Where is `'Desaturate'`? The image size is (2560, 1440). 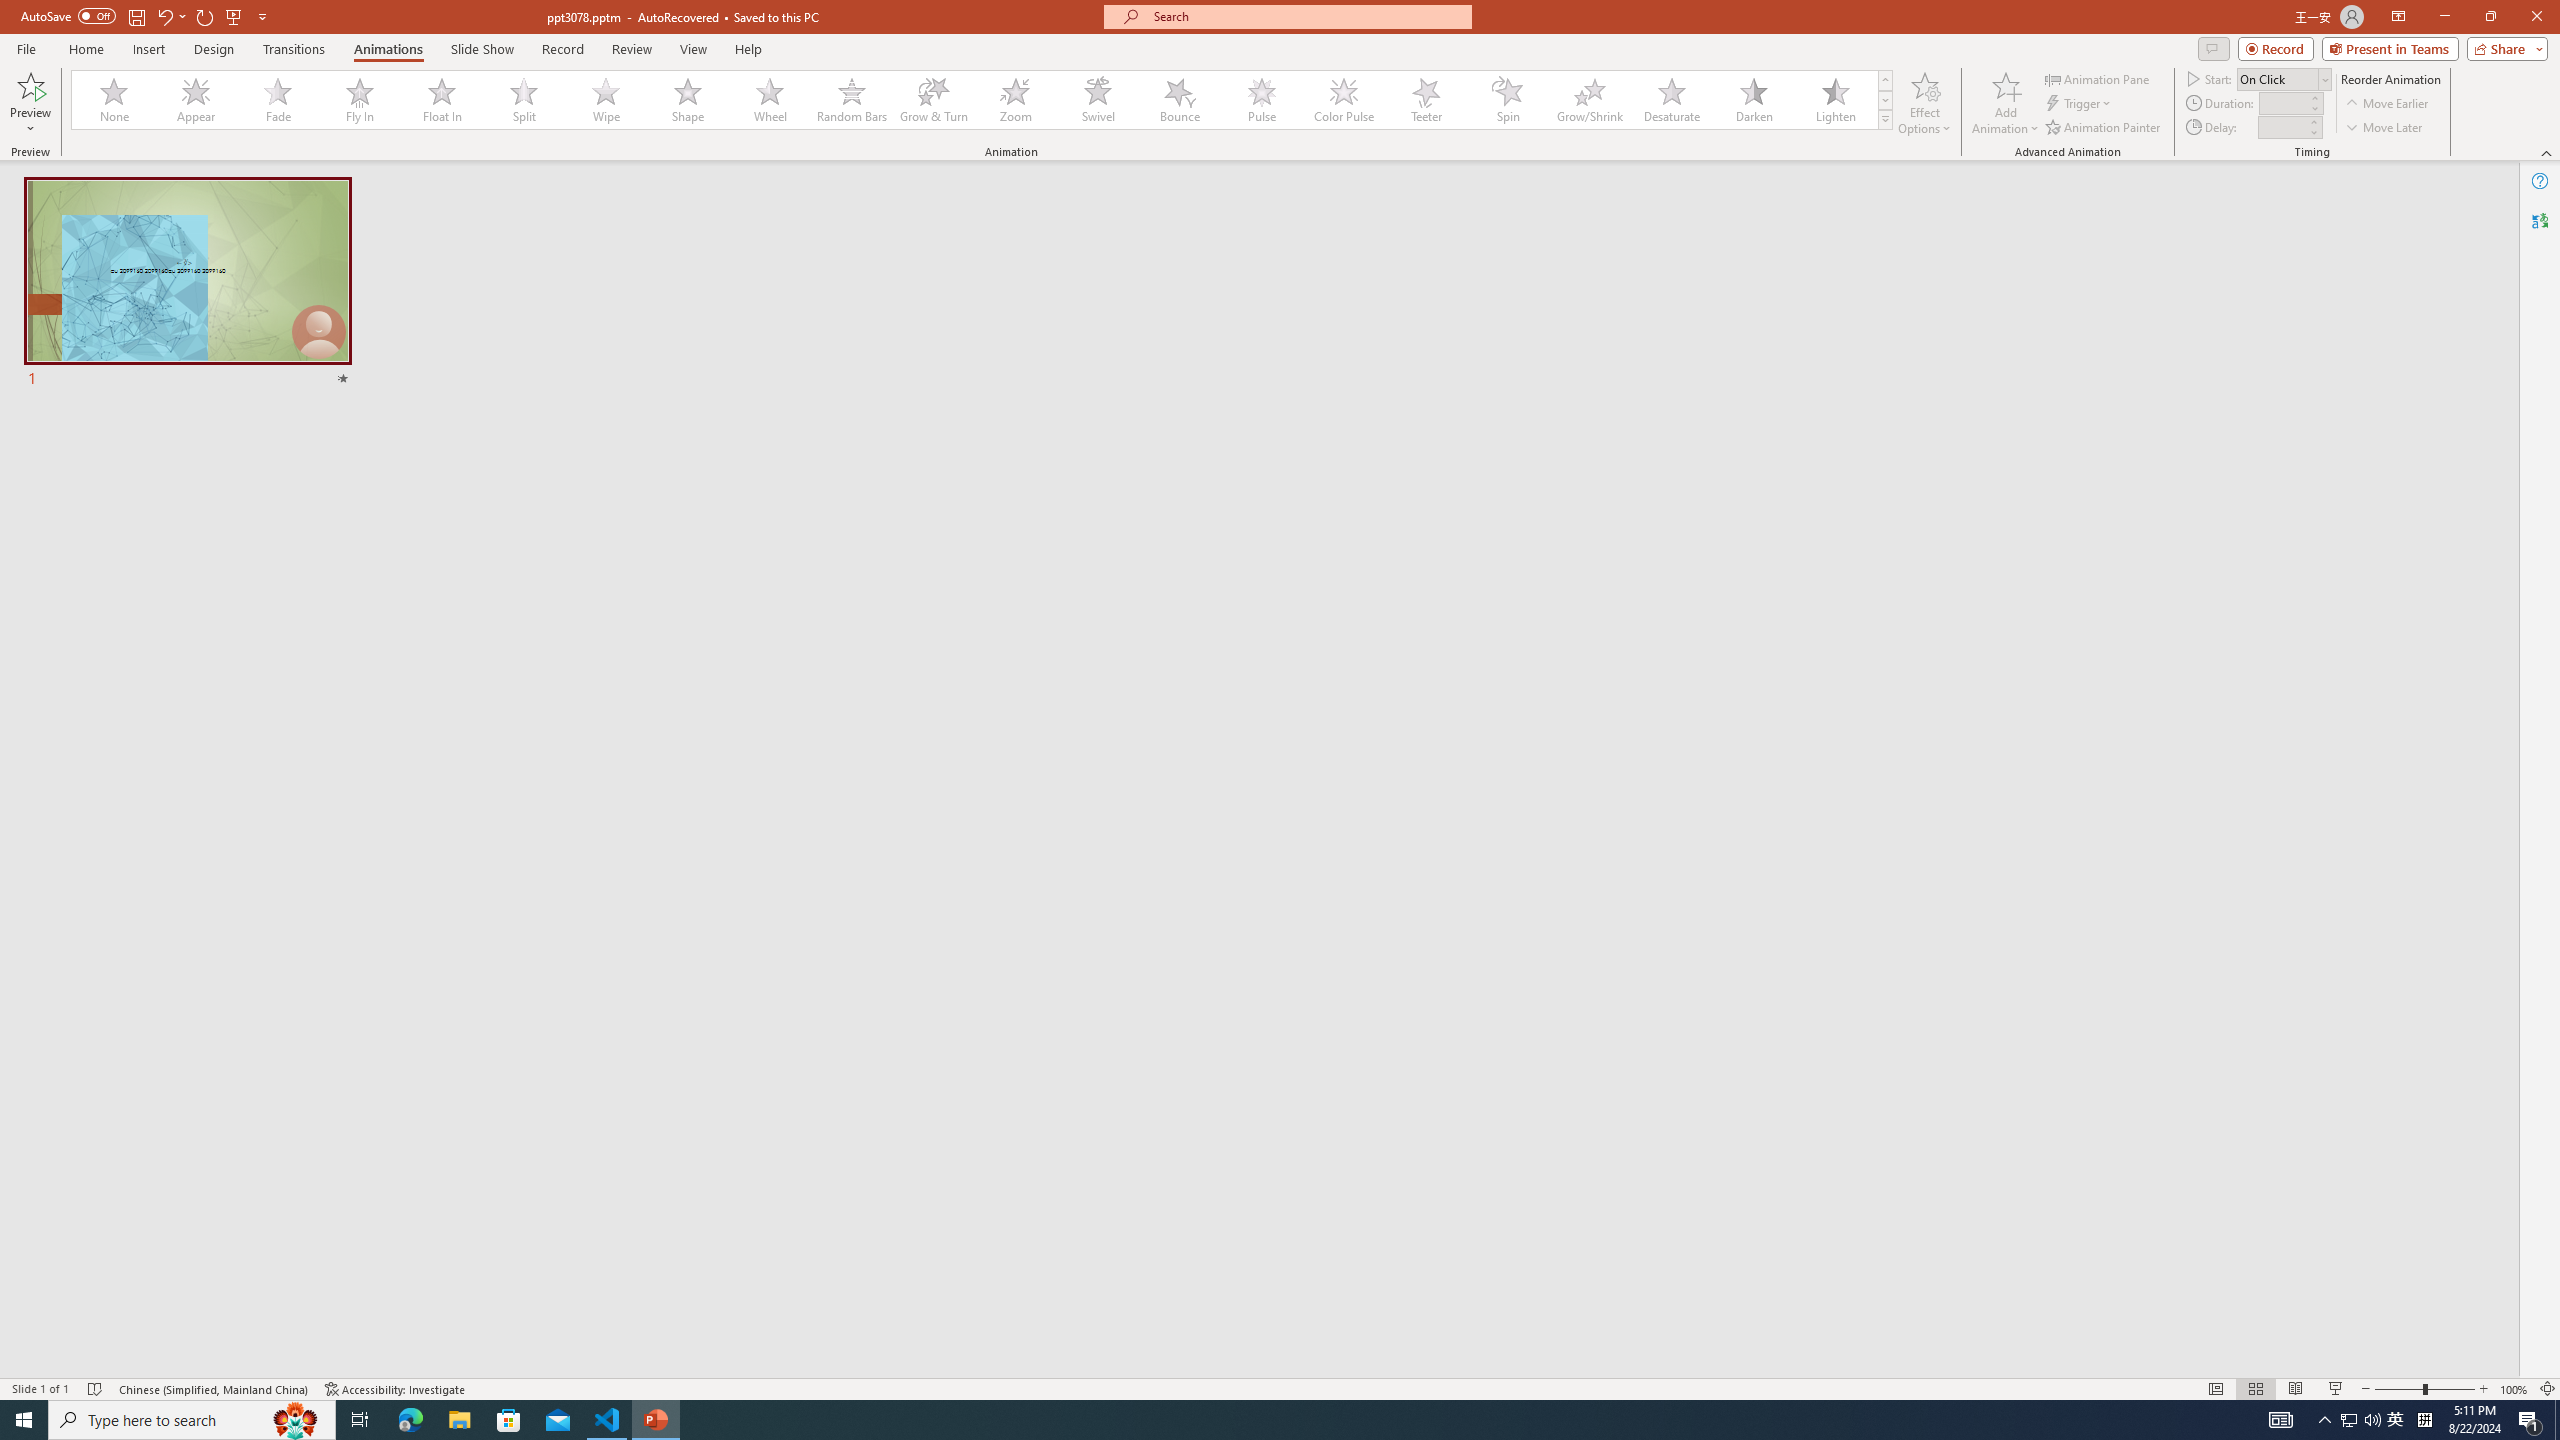
'Desaturate' is located at coordinates (1671, 99).